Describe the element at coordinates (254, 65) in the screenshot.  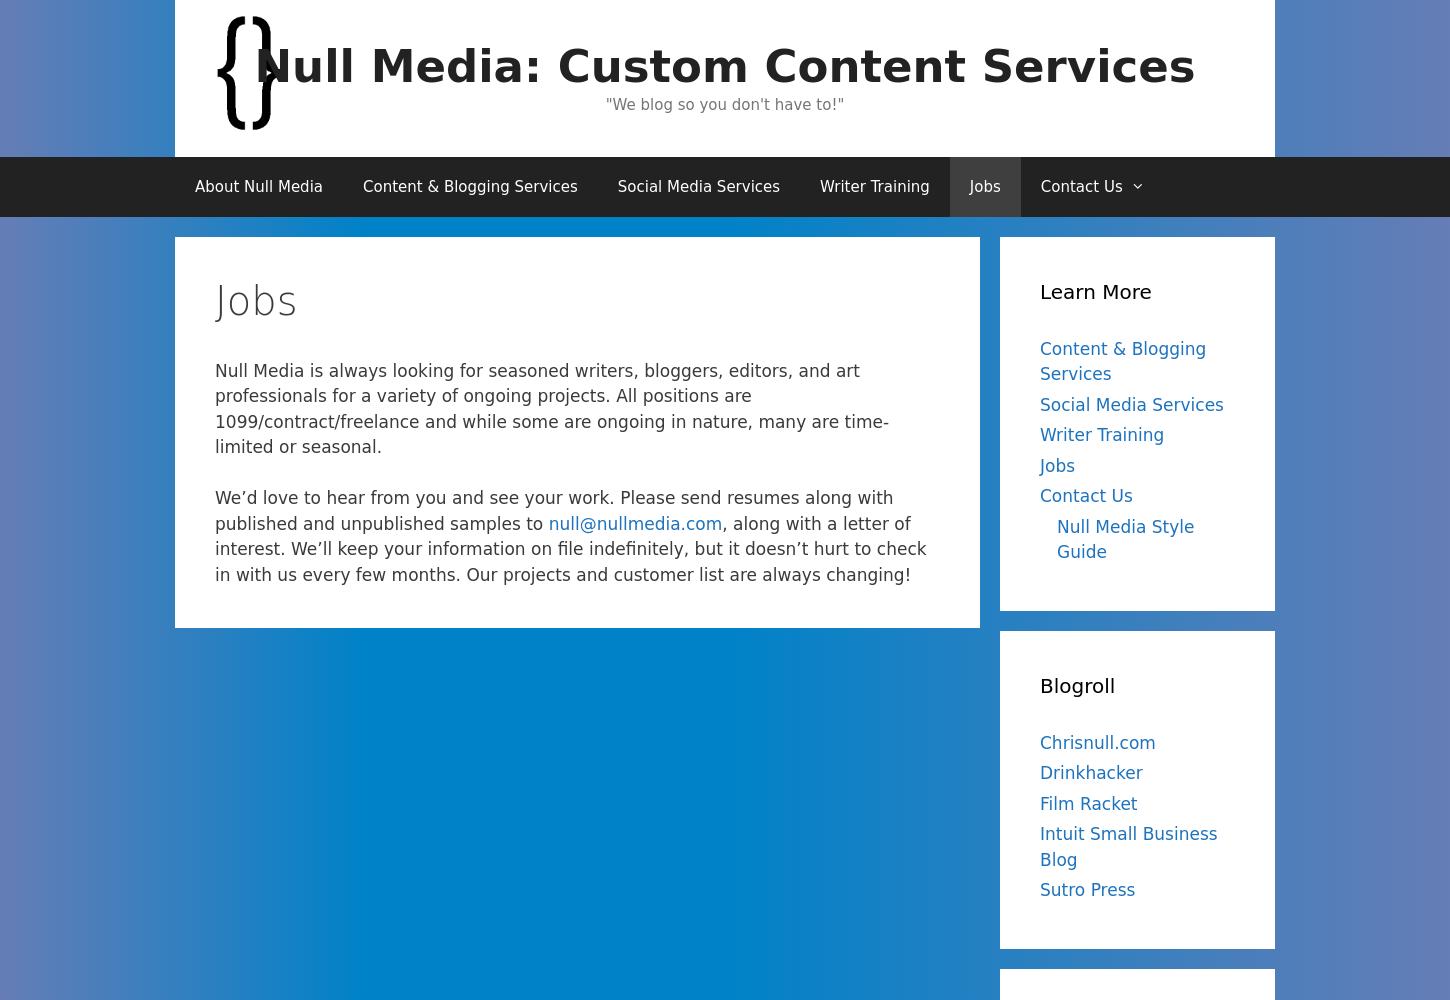
I see `'Null Media: Custom Content Services'` at that location.